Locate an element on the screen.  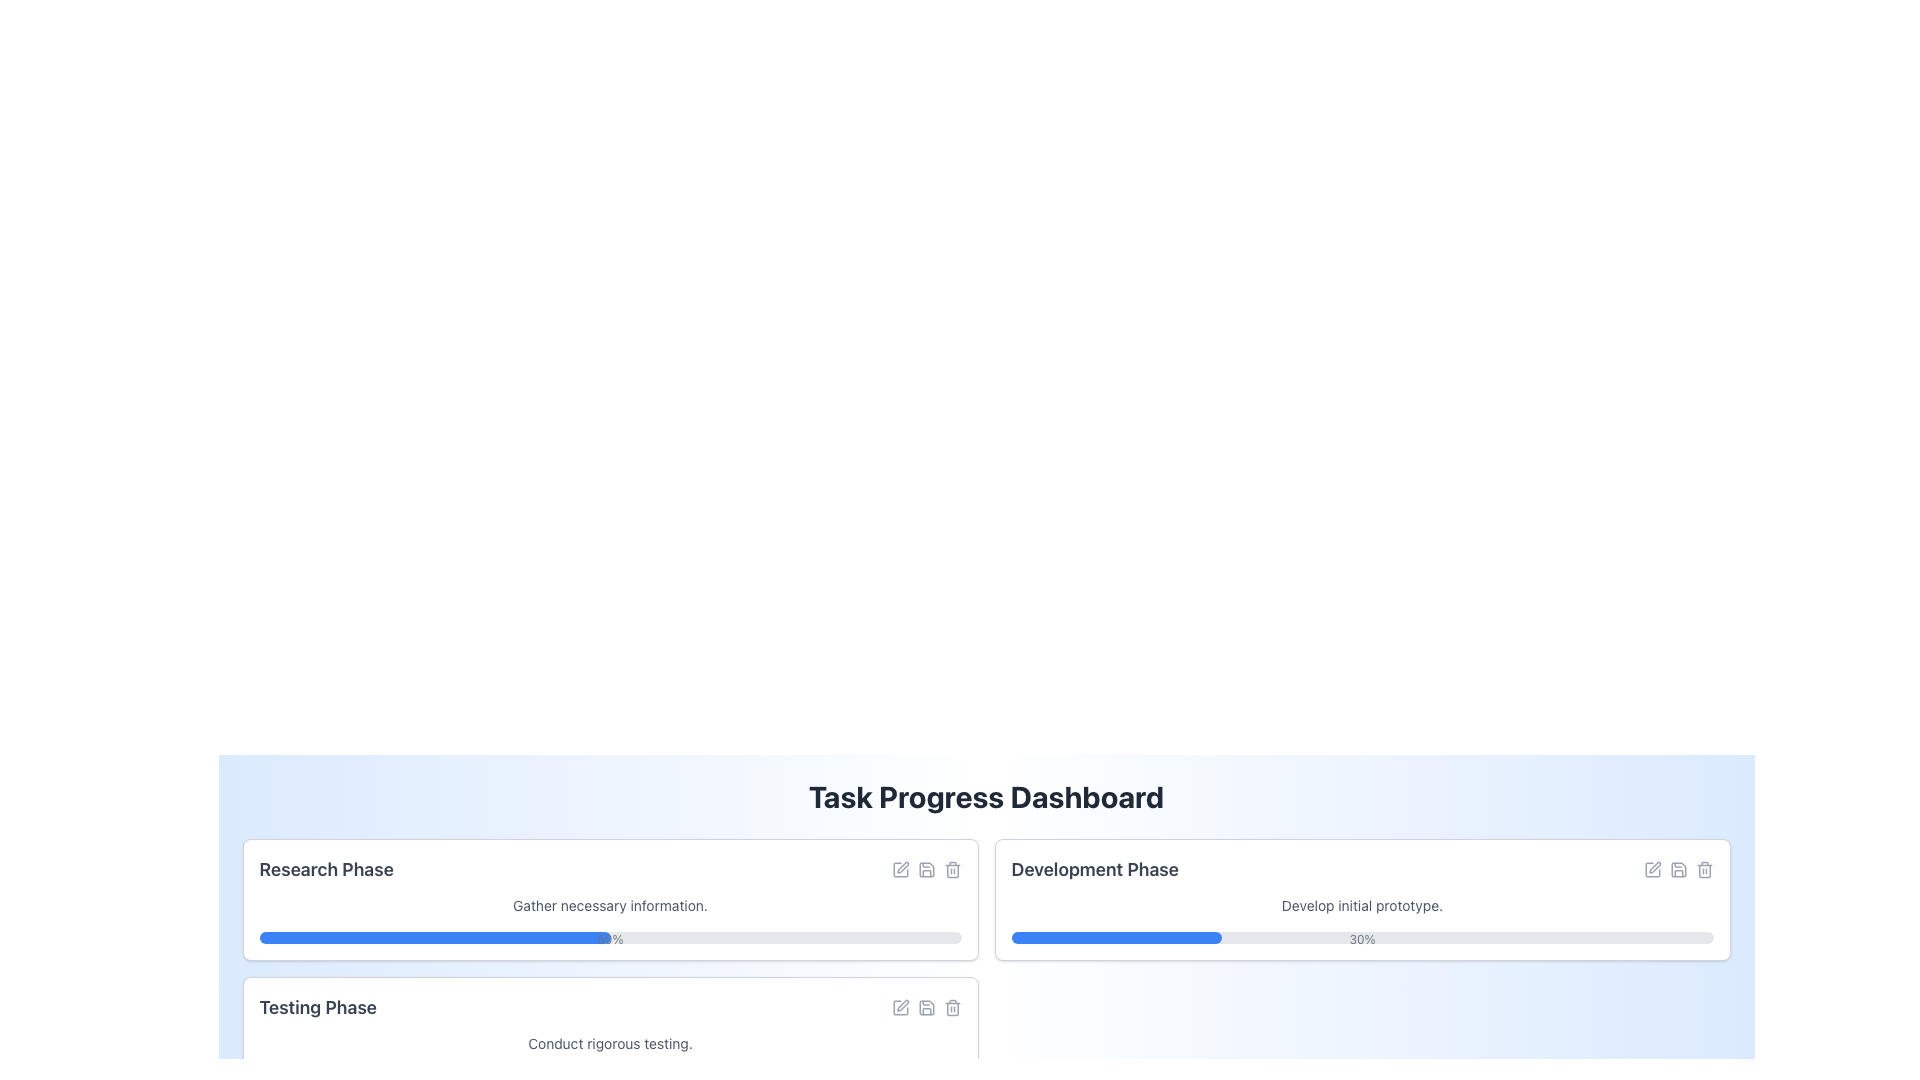
the save icon button, which is a minimalistic line art of a floppy disk located between the trashbin icon and another icon in the lower-right corner of the 'Testing Phase' card on the dashboard, to change its color is located at coordinates (925, 1007).